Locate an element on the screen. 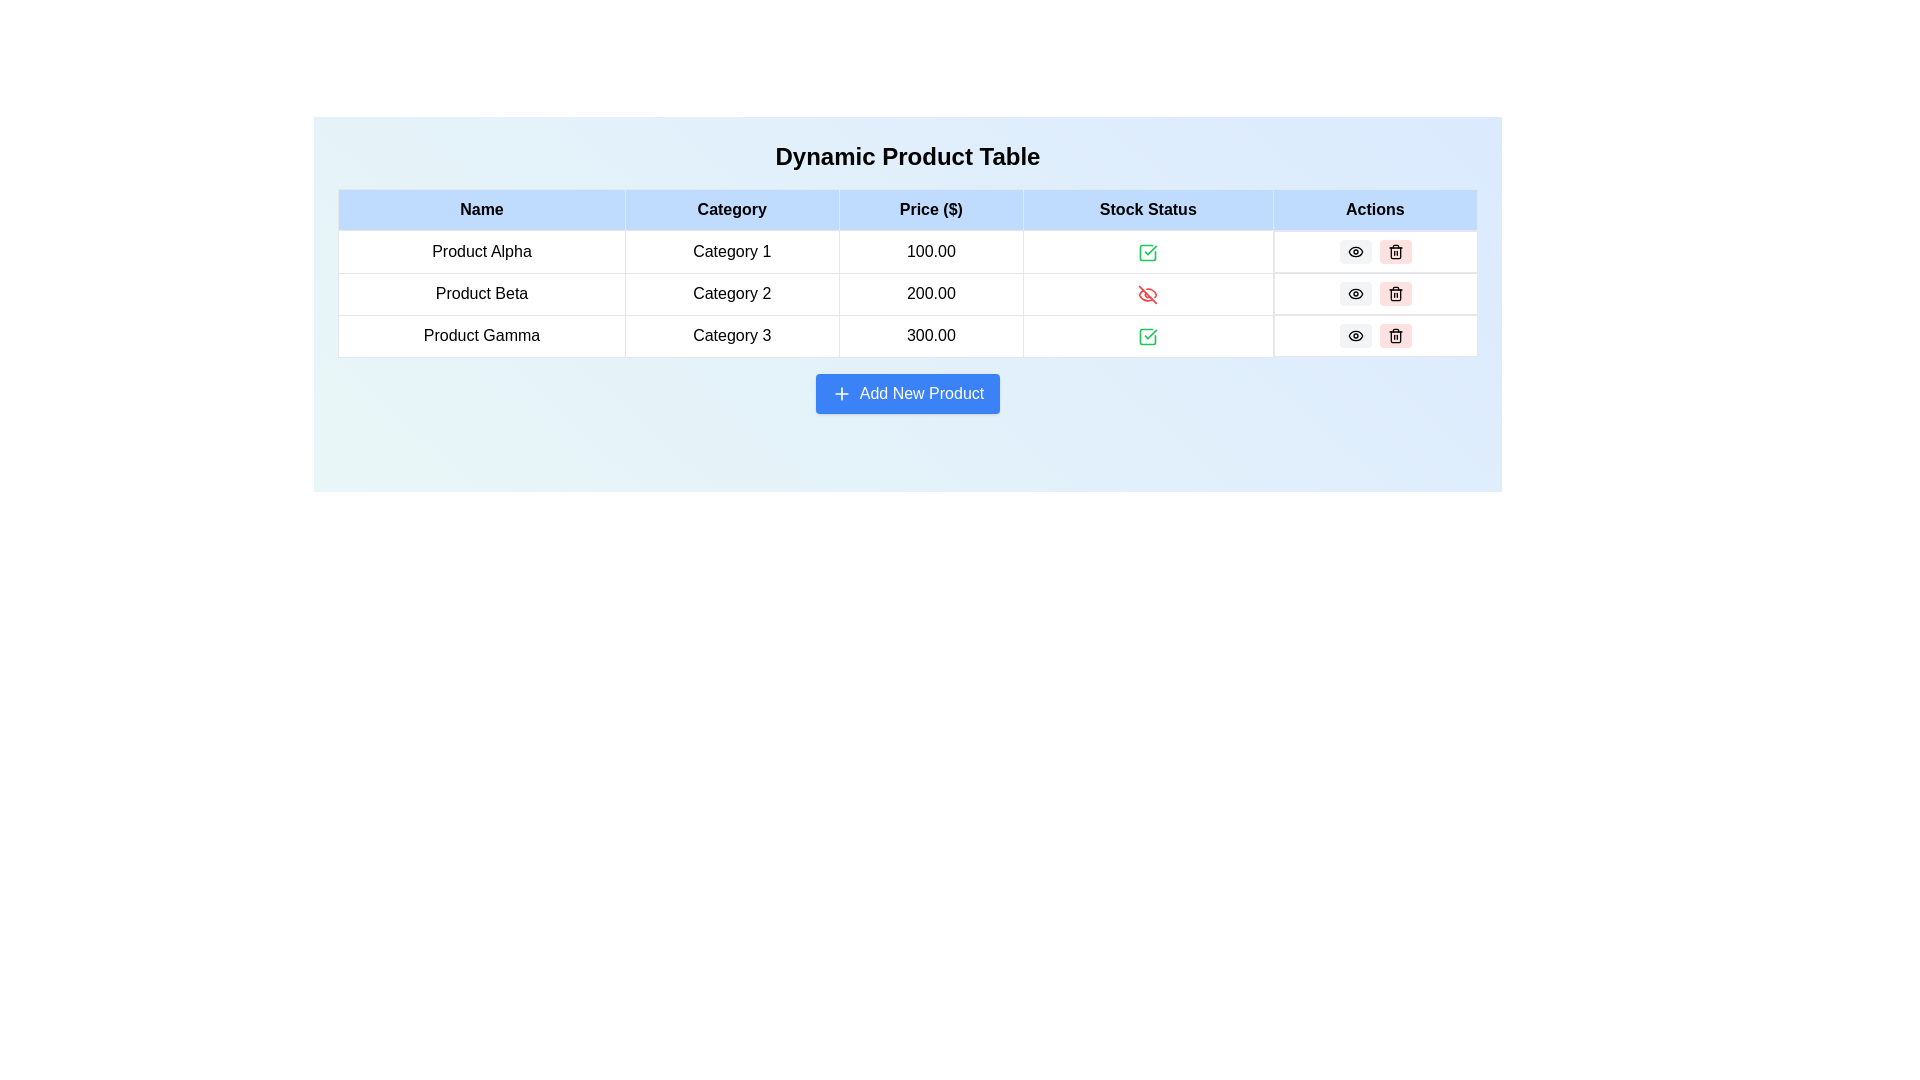  the 'Actions' text label which is the rightmost header in the table column headers, featuring a light blue background and bold black text is located at coordinates (1374, 209).